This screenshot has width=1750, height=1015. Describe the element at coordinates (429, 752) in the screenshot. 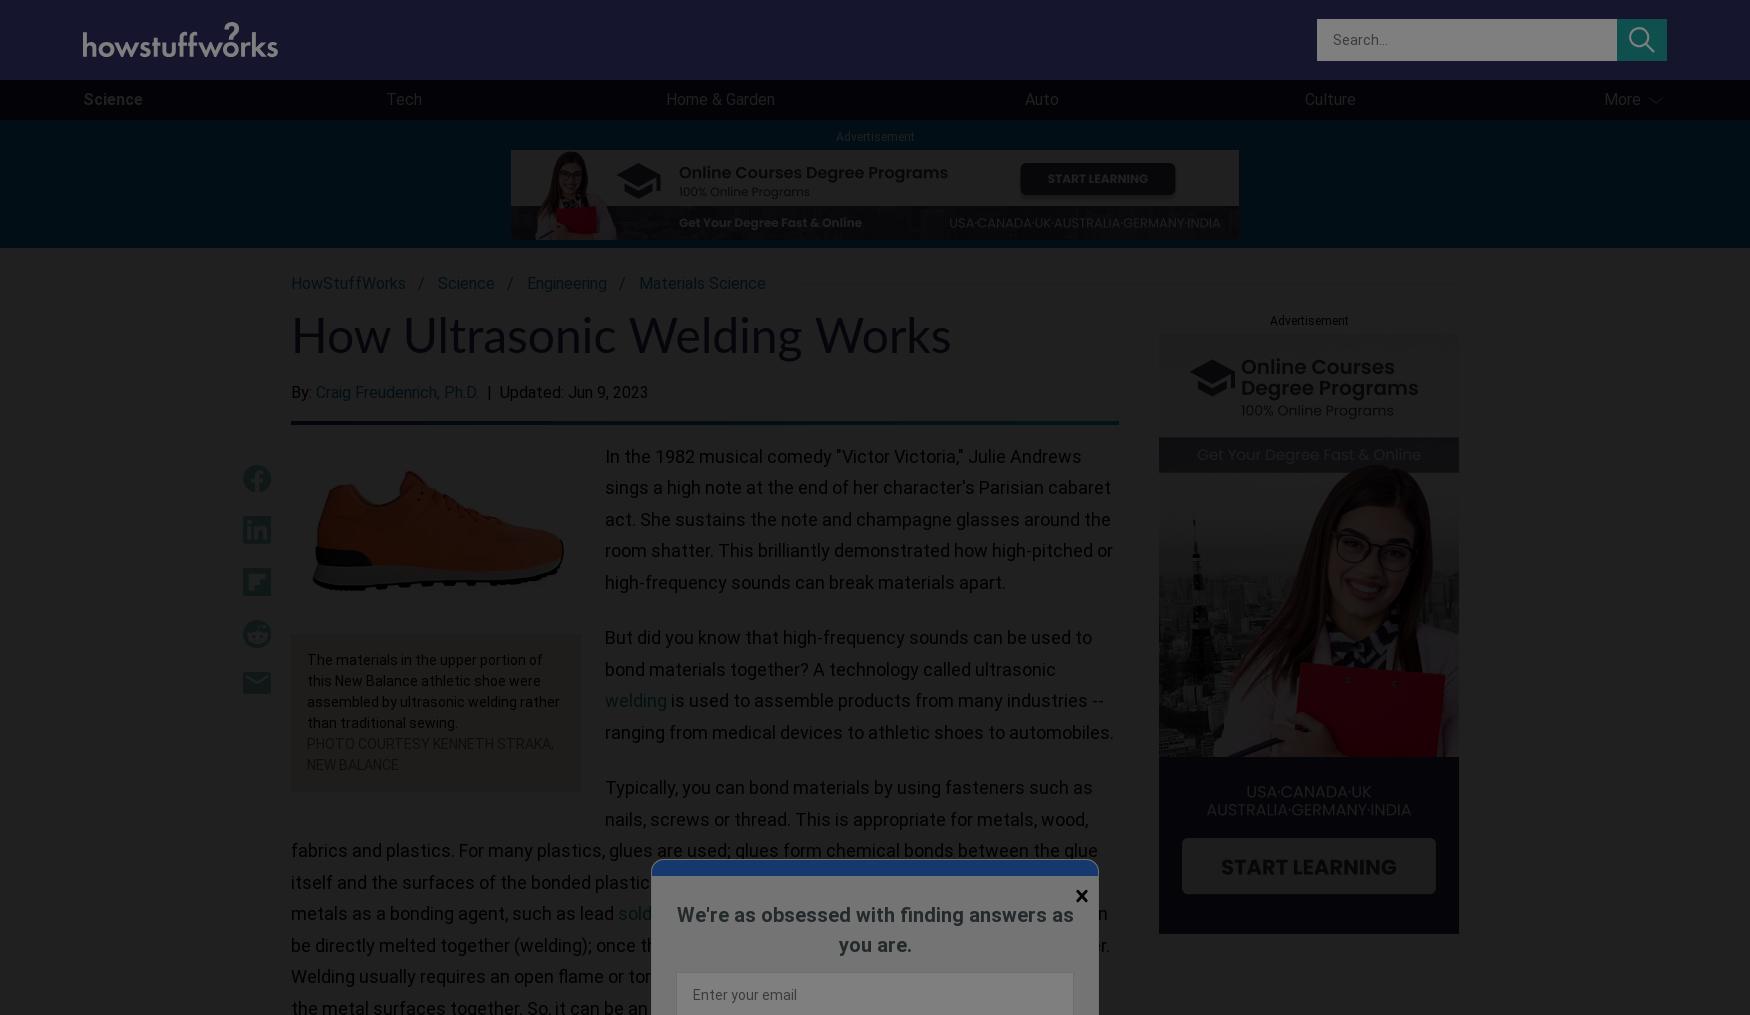

I see `'Photo courtesy Kenneth Straka, New Balance'` at that location.